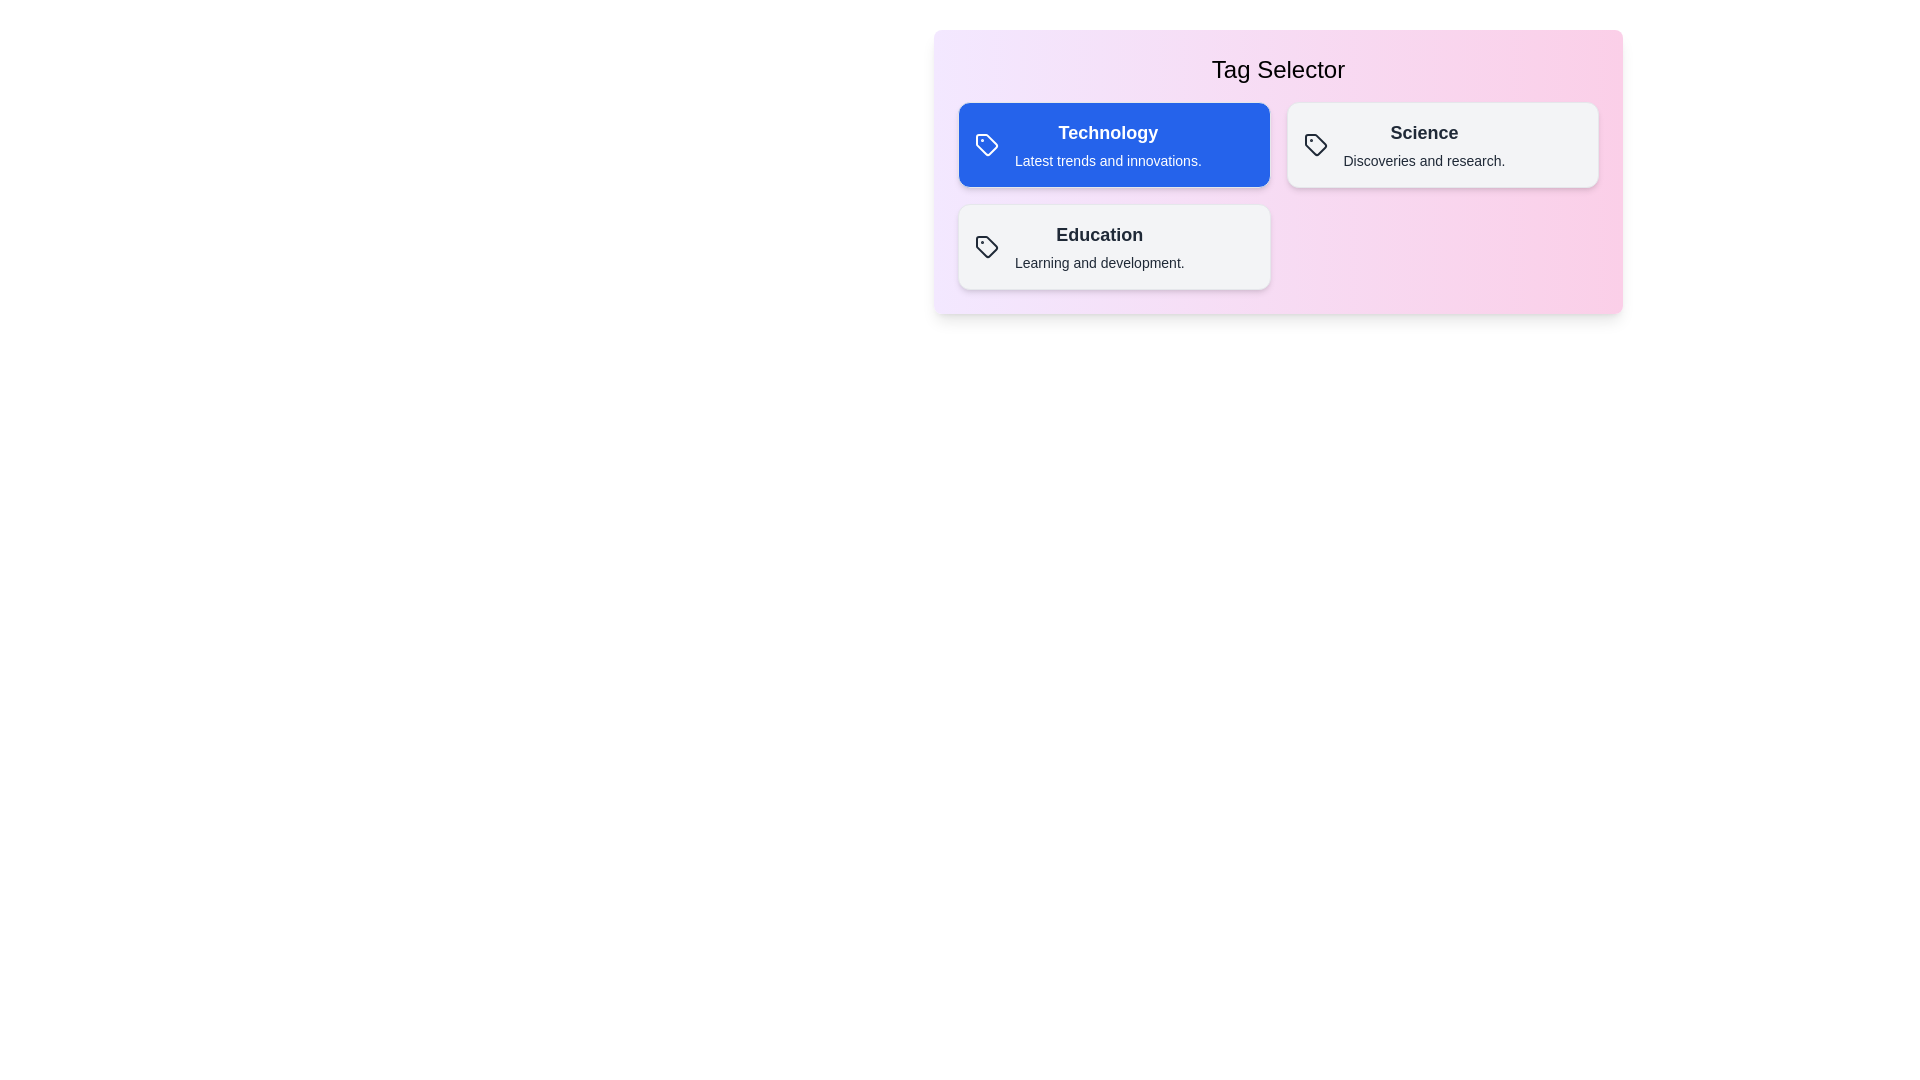 The height and width of the screenshot is (1080, 1920). What do you see at coordinates (1113, 245) in the screenshot?
I see `the tag Education to toggle its selection status` at bounding box center [1113, 245].